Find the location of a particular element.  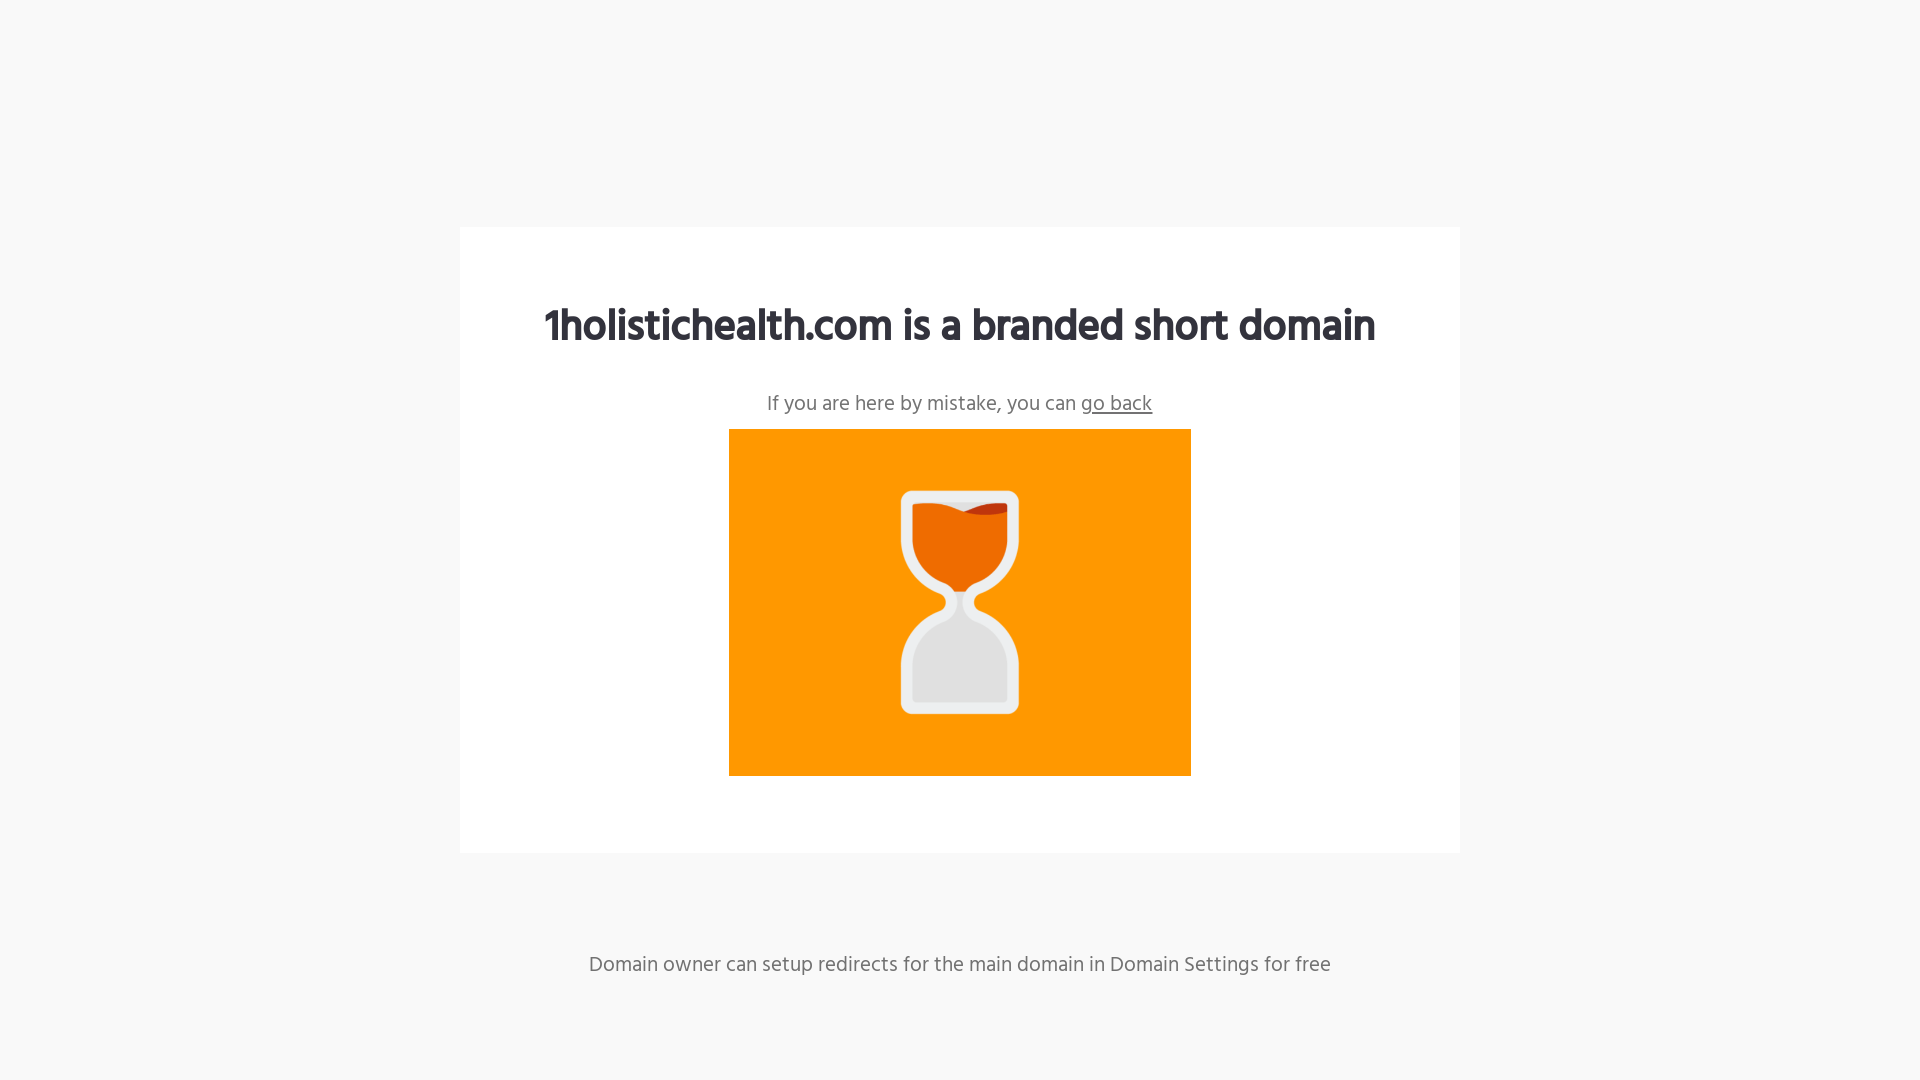

'go back' is located at coordinates (1115, 404).